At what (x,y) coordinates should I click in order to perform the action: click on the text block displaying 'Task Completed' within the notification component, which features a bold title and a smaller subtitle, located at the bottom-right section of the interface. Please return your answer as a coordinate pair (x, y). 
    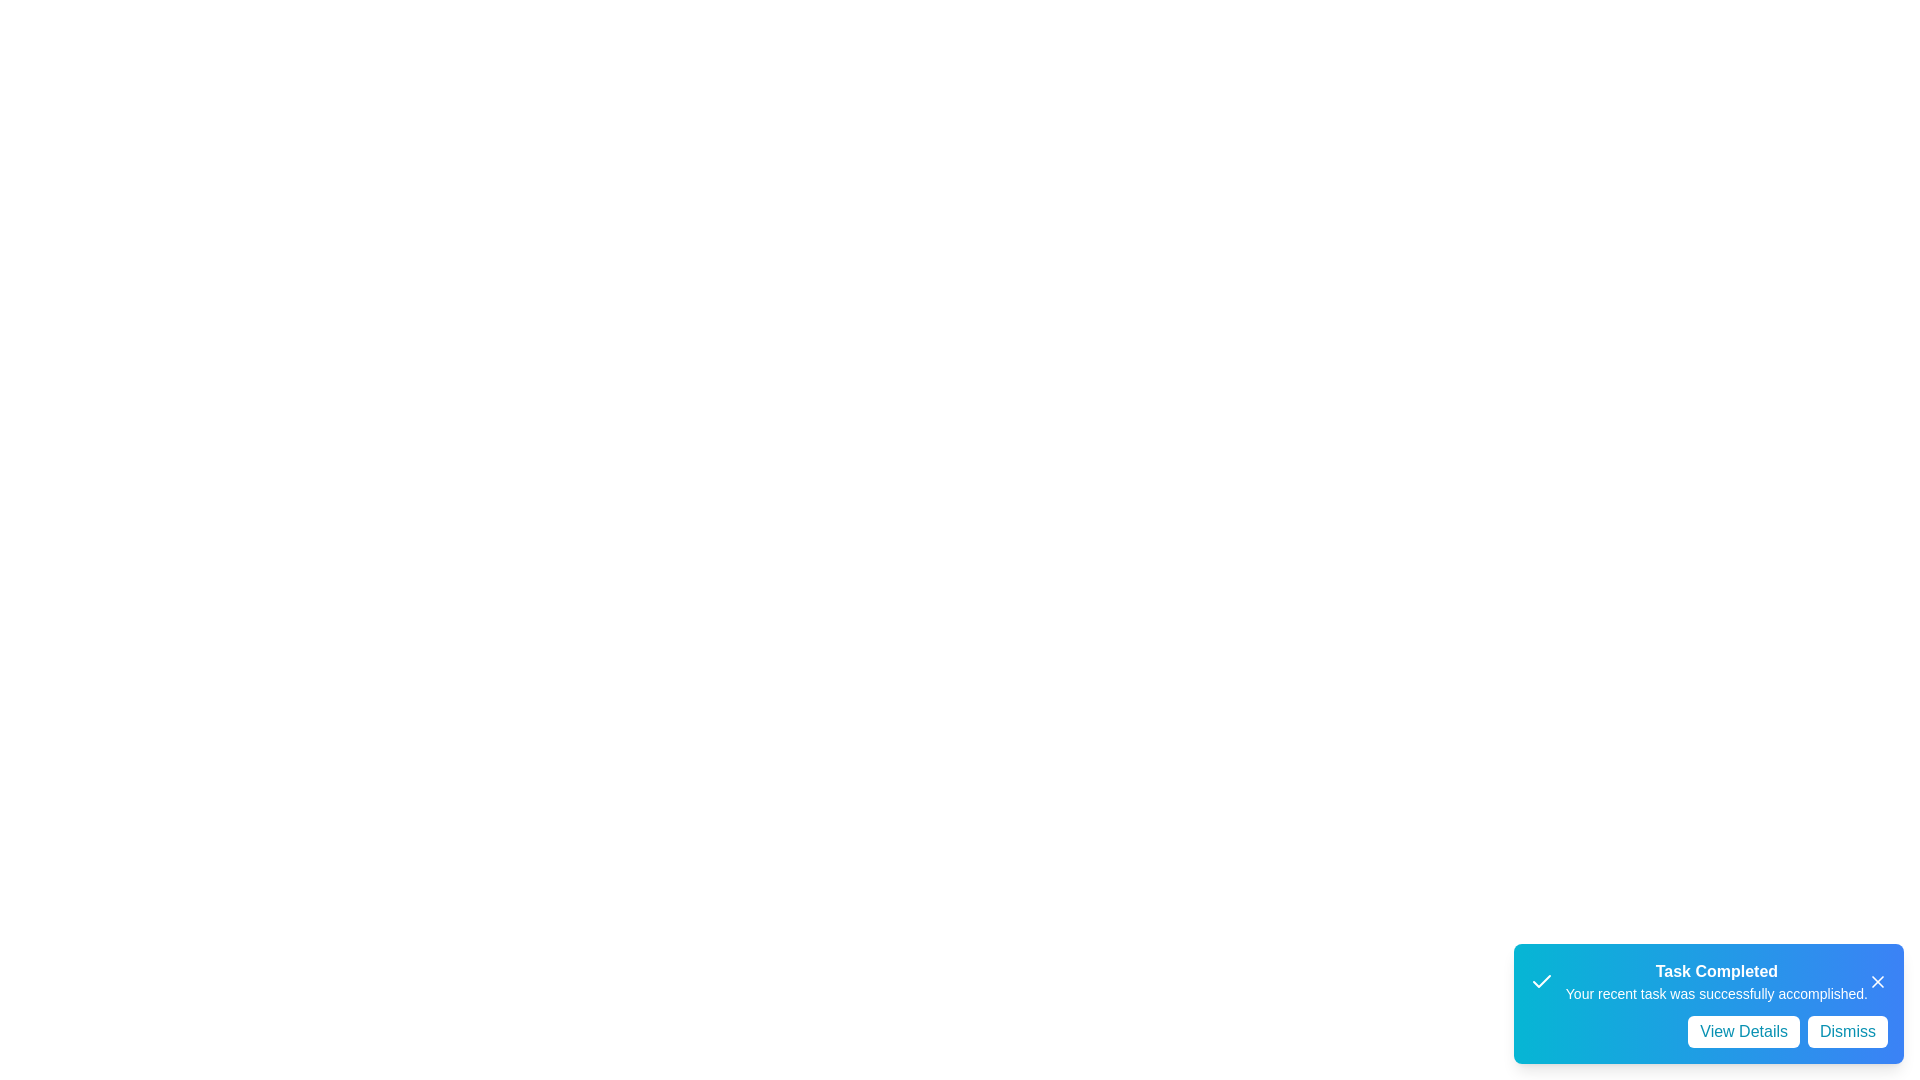
    Looking at the image, I should click on (1715, 981).